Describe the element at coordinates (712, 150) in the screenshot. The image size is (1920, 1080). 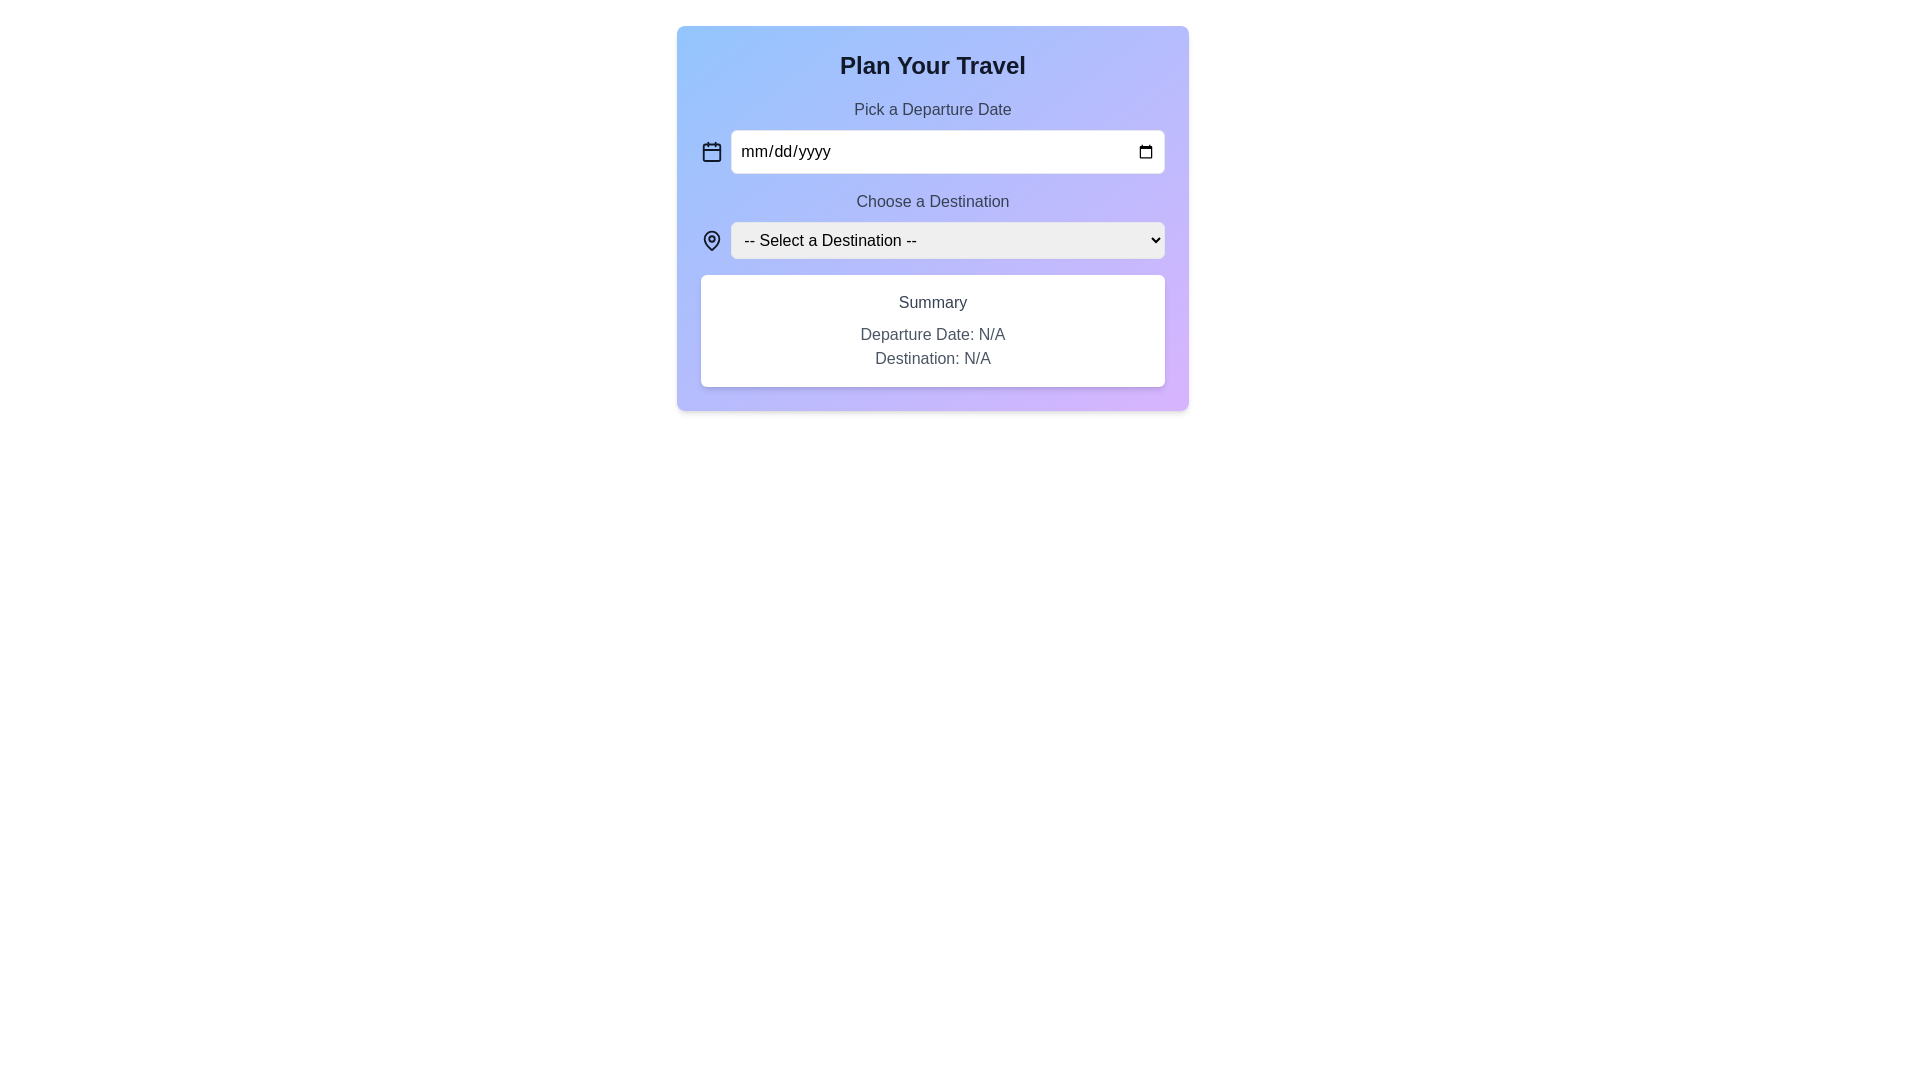
I see `the date selection icon located to the left of the departure date input field` at that location.